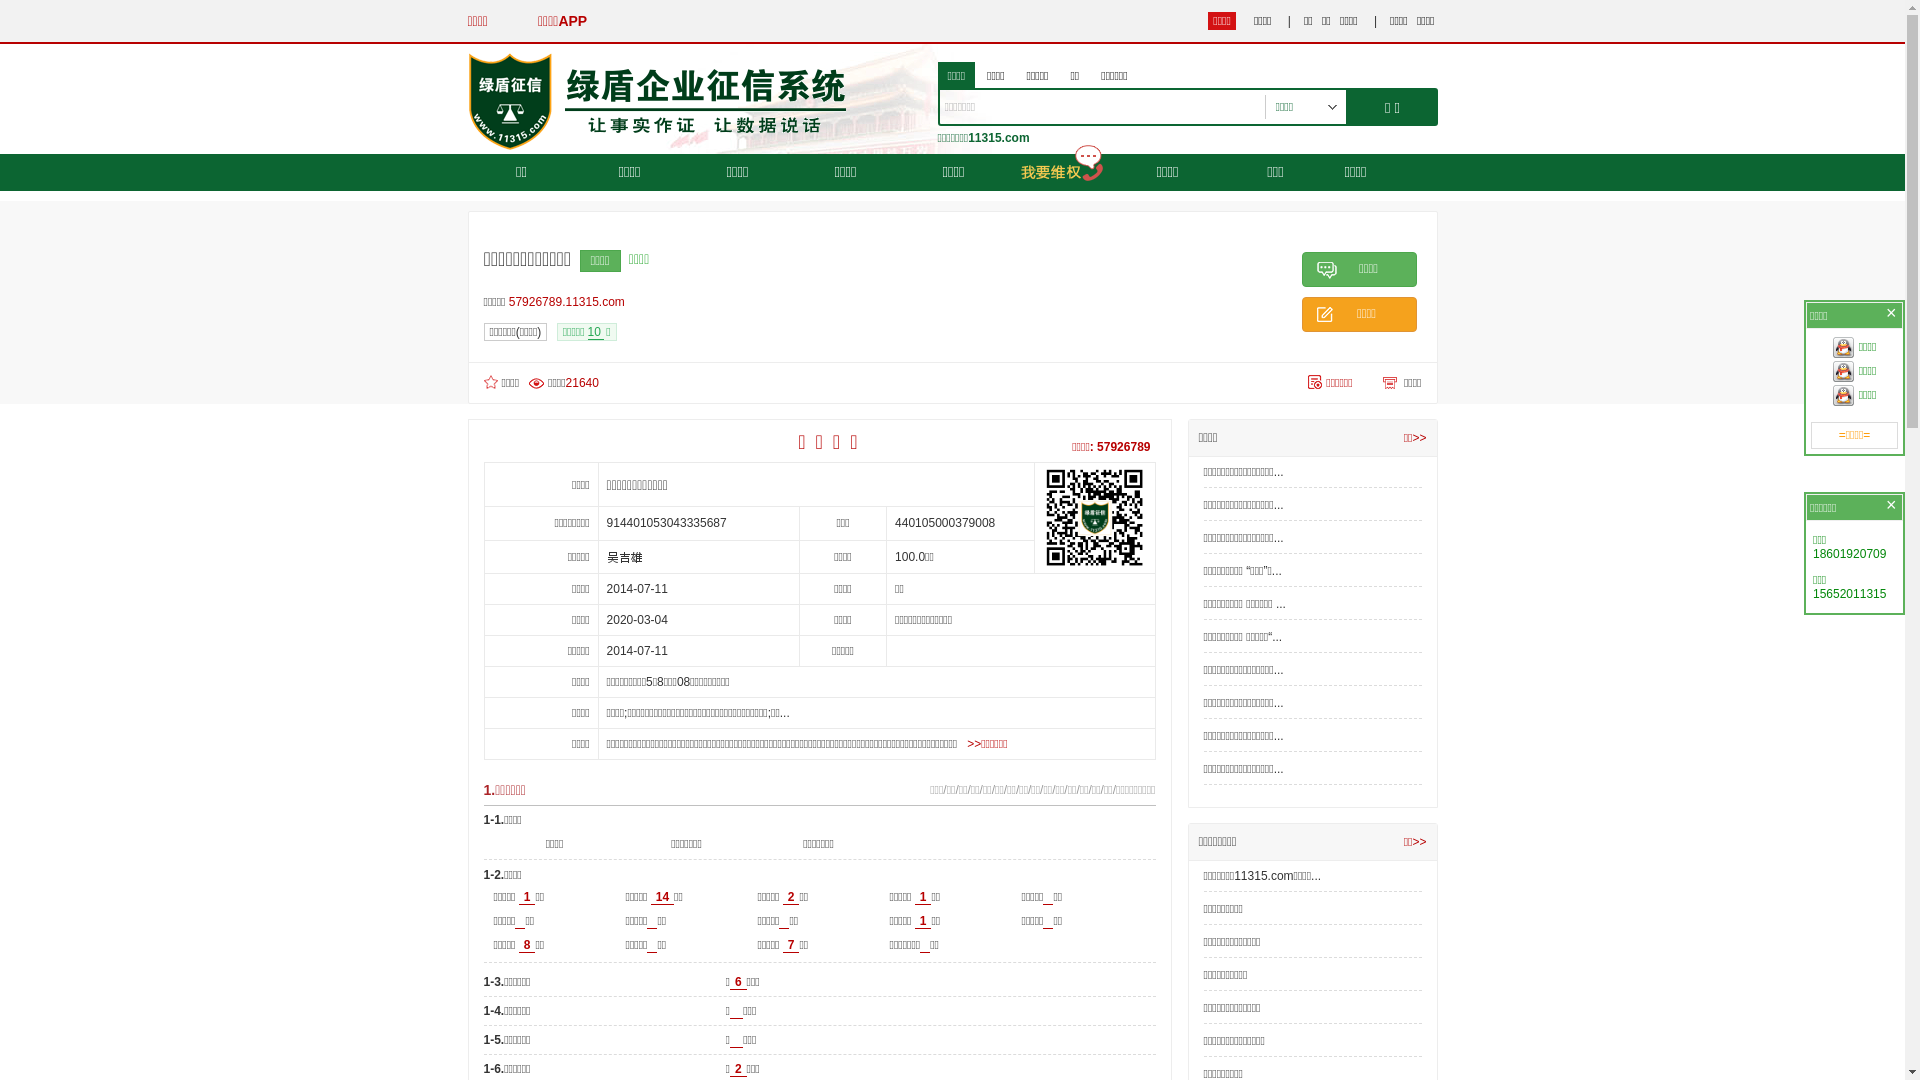  I want to click on '57926789.11315.com', so click(570, 301).